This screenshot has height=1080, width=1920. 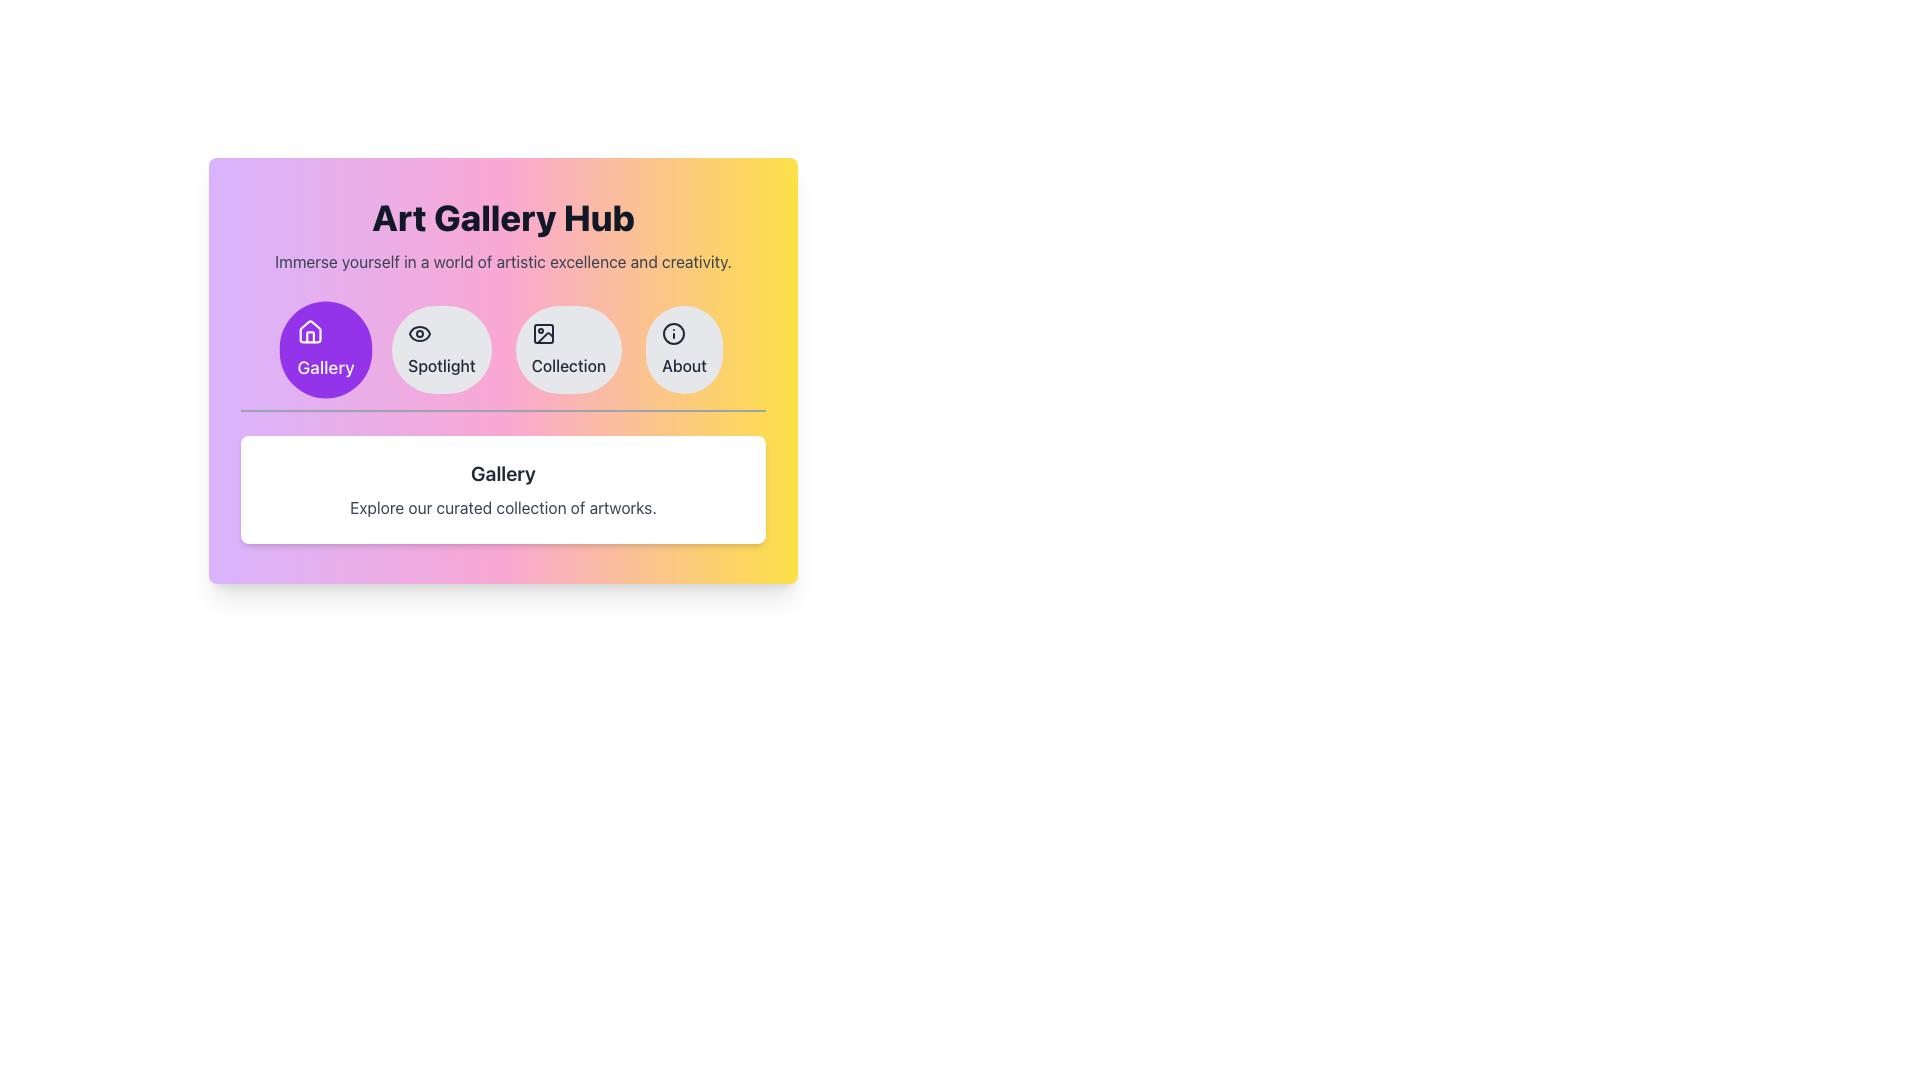 What do you see at coordinates (309, 336) in the screenshot?
I see `the house icon's door portion within the 'Gallery' button` at bounding box center [309, 336].